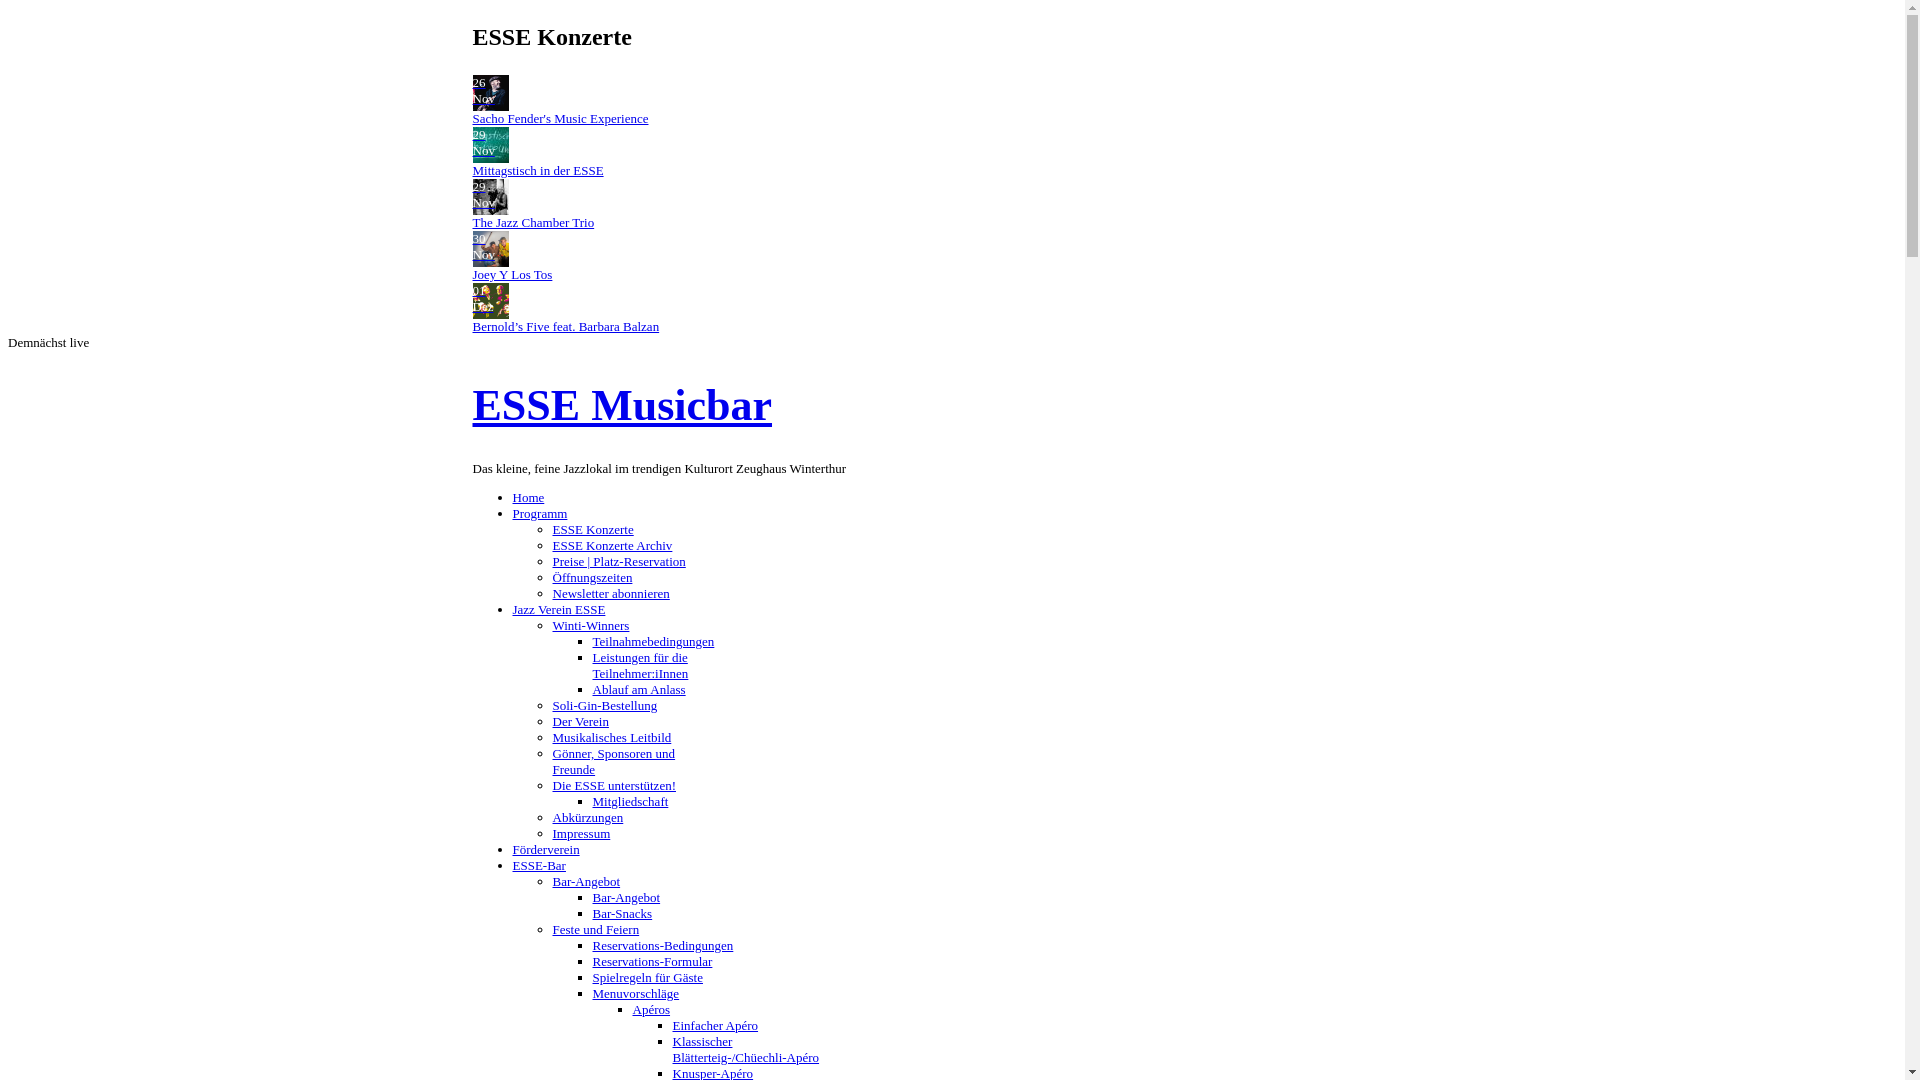 The width and height of the screenshot is (1920, 1080). I want to click on 'Teilnahmebedingungen', so click(652, 641).